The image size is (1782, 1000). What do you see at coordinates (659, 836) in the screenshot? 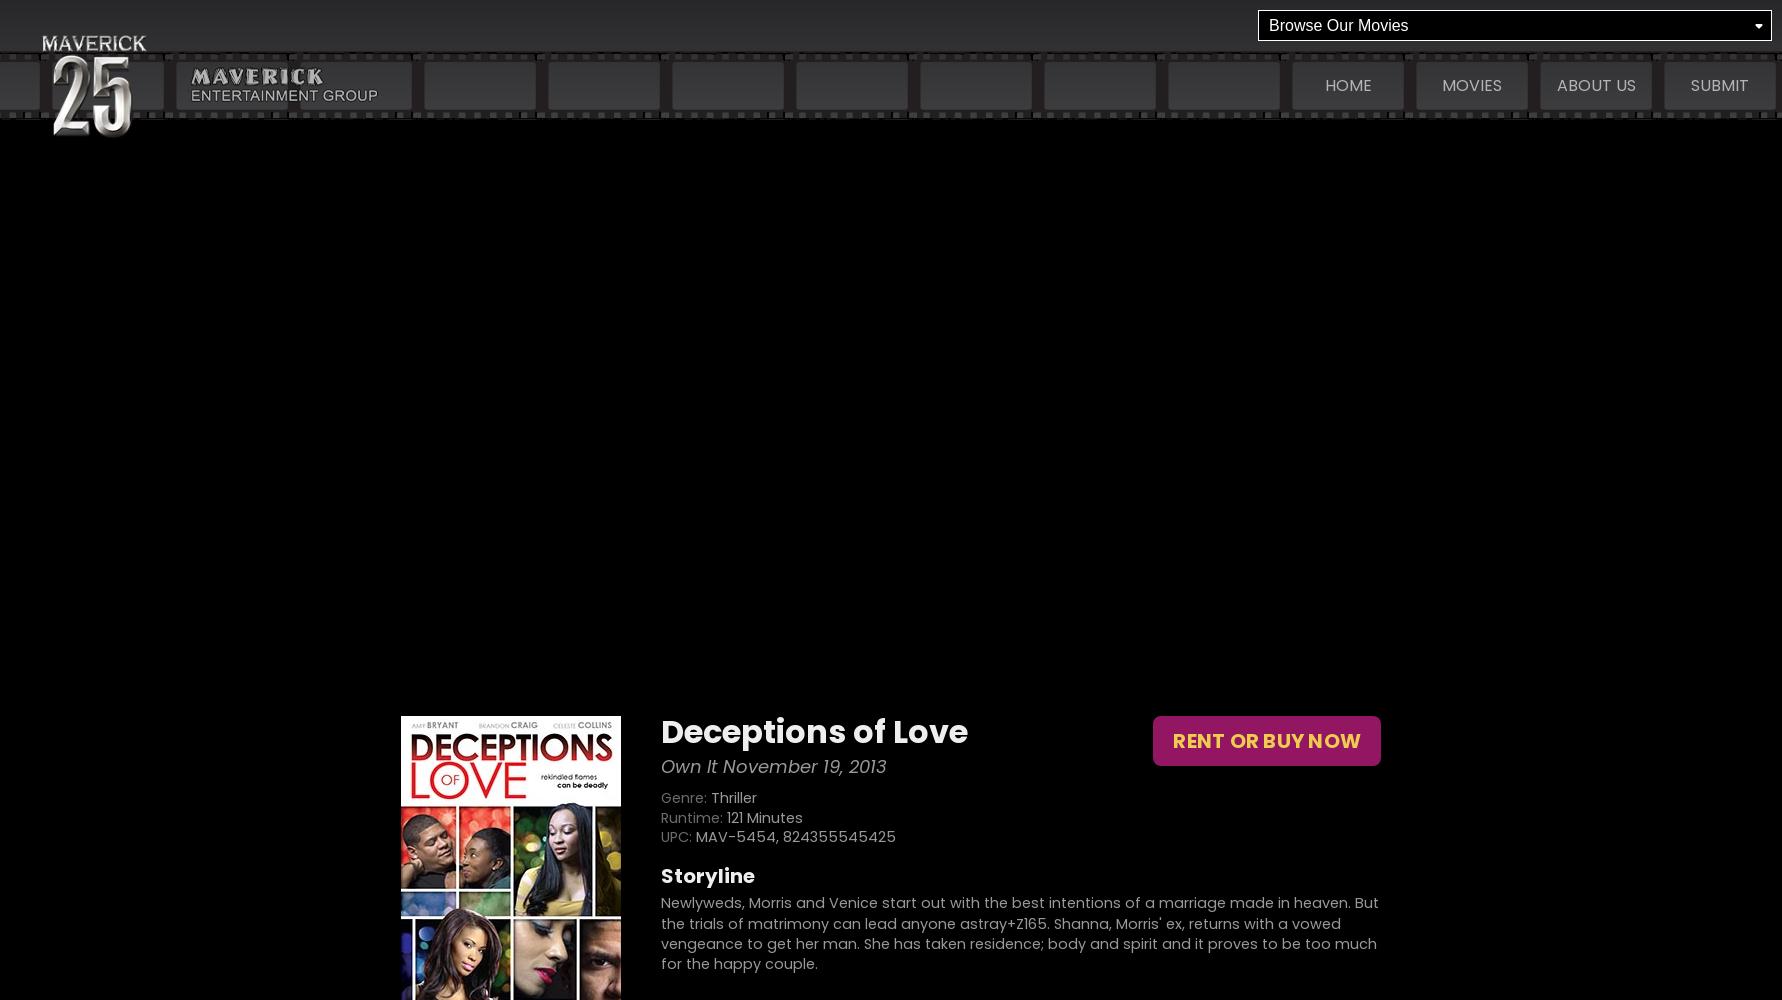
I see `'UPC:'` at bounding box center [659, 836].